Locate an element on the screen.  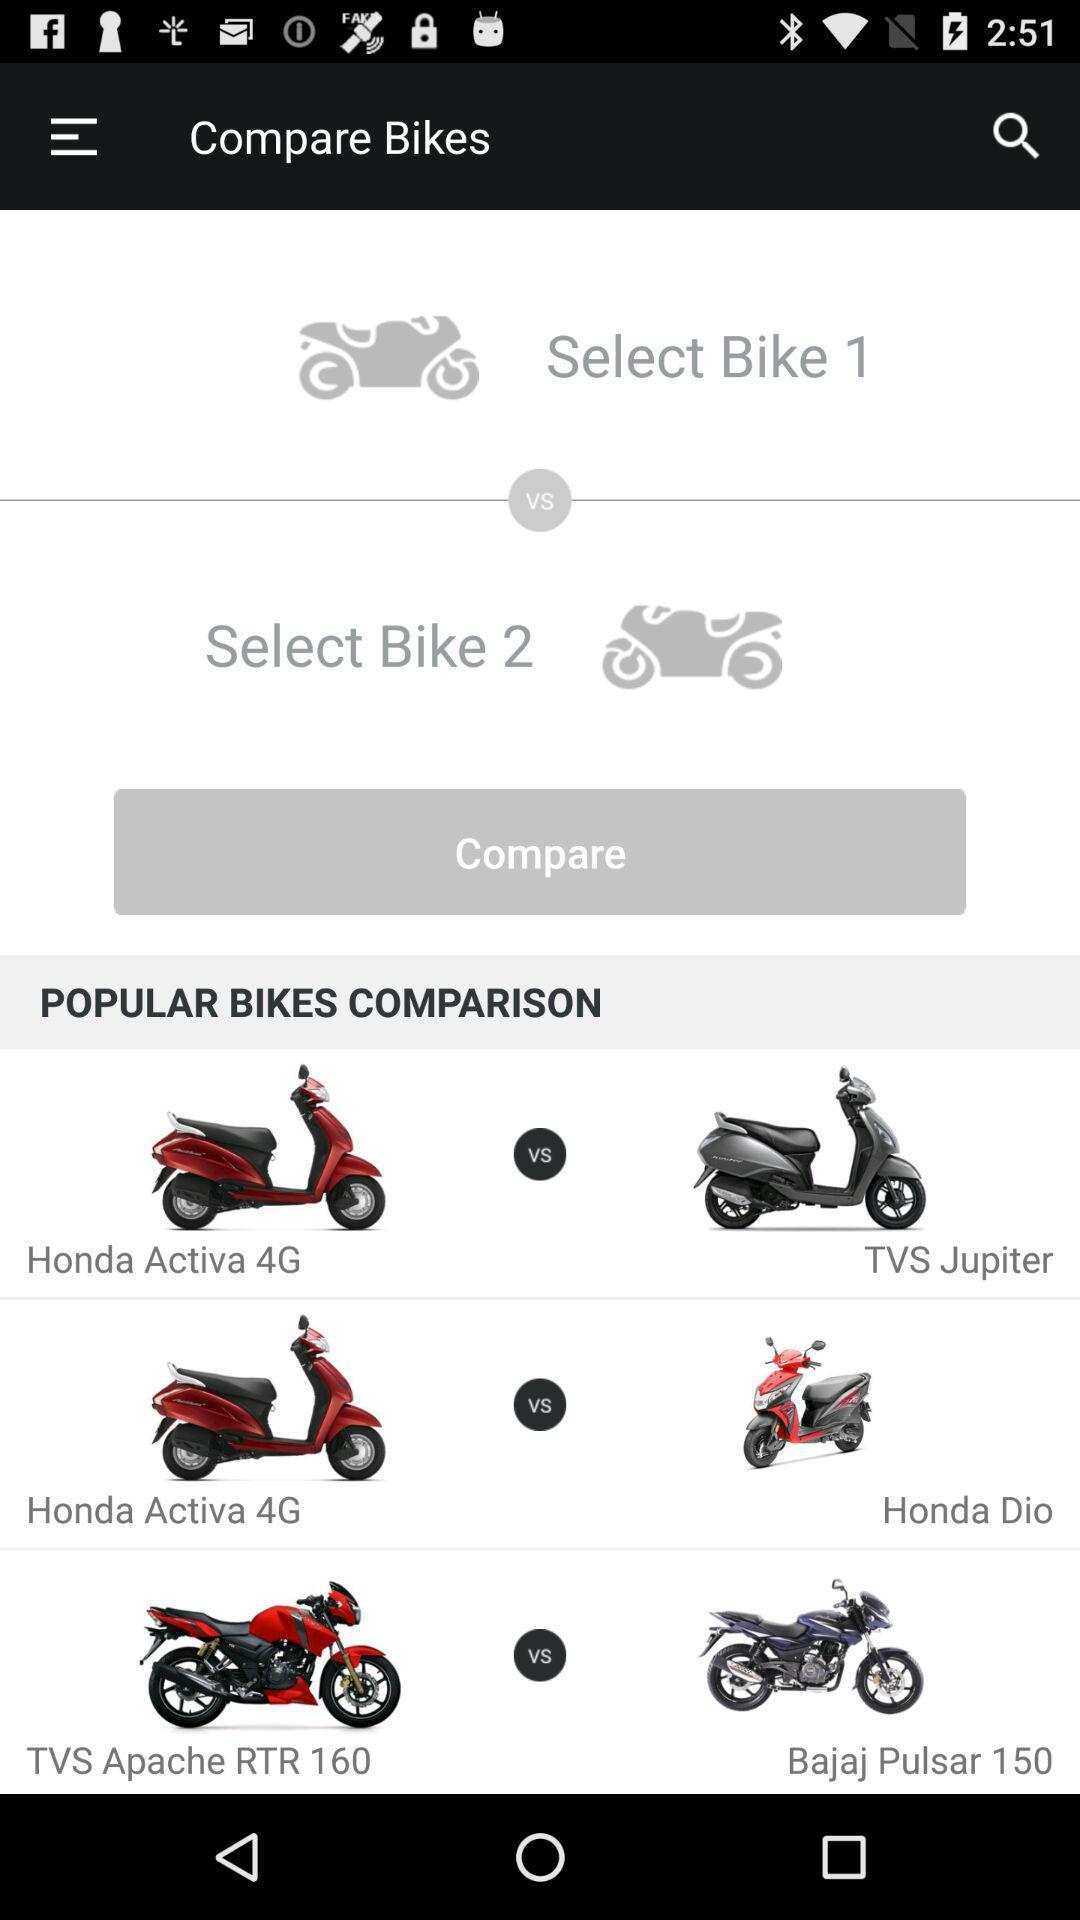
icon next to compare bikes icon is located at coordinates (1017, 135).